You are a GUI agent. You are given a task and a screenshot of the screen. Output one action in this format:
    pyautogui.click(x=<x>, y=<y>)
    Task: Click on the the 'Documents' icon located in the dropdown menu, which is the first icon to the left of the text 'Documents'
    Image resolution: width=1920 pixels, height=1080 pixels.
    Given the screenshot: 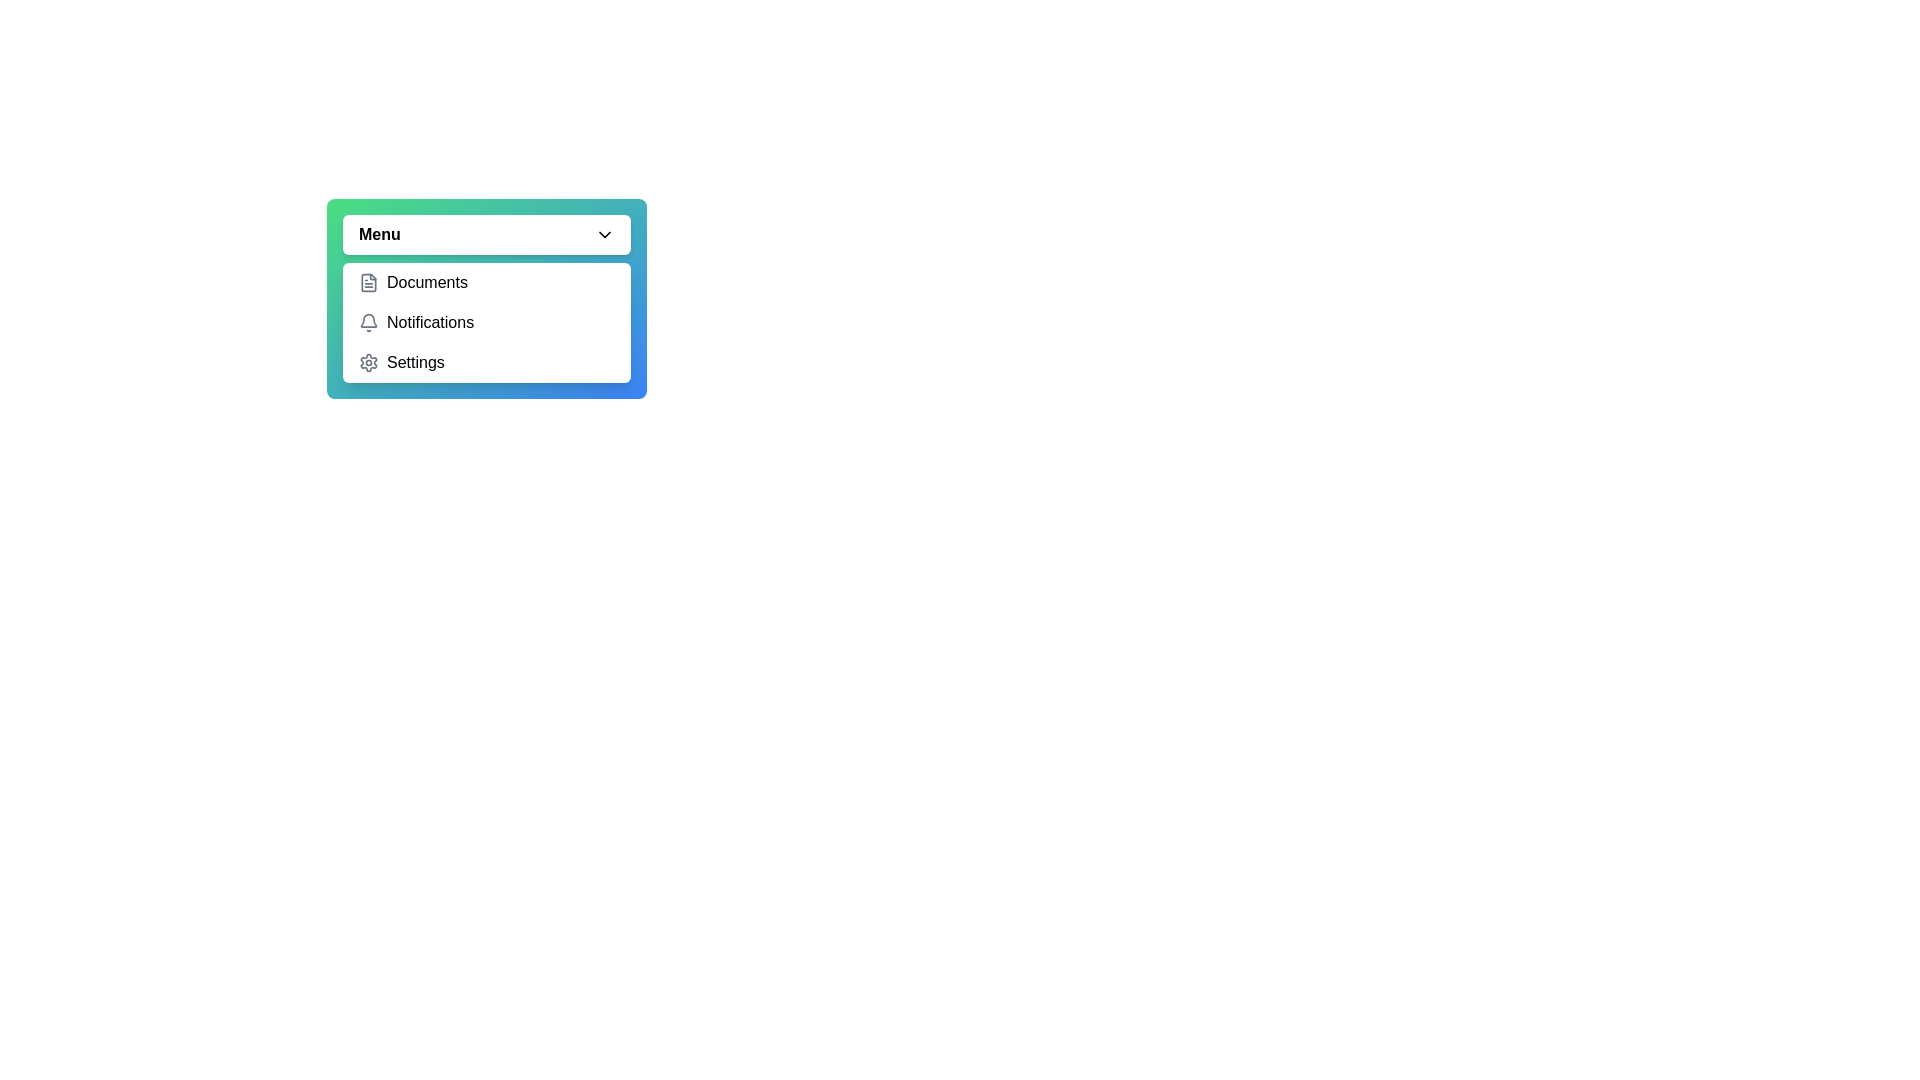 What is the action you would take?
    pyautogui.click(x=369, y=282)
    